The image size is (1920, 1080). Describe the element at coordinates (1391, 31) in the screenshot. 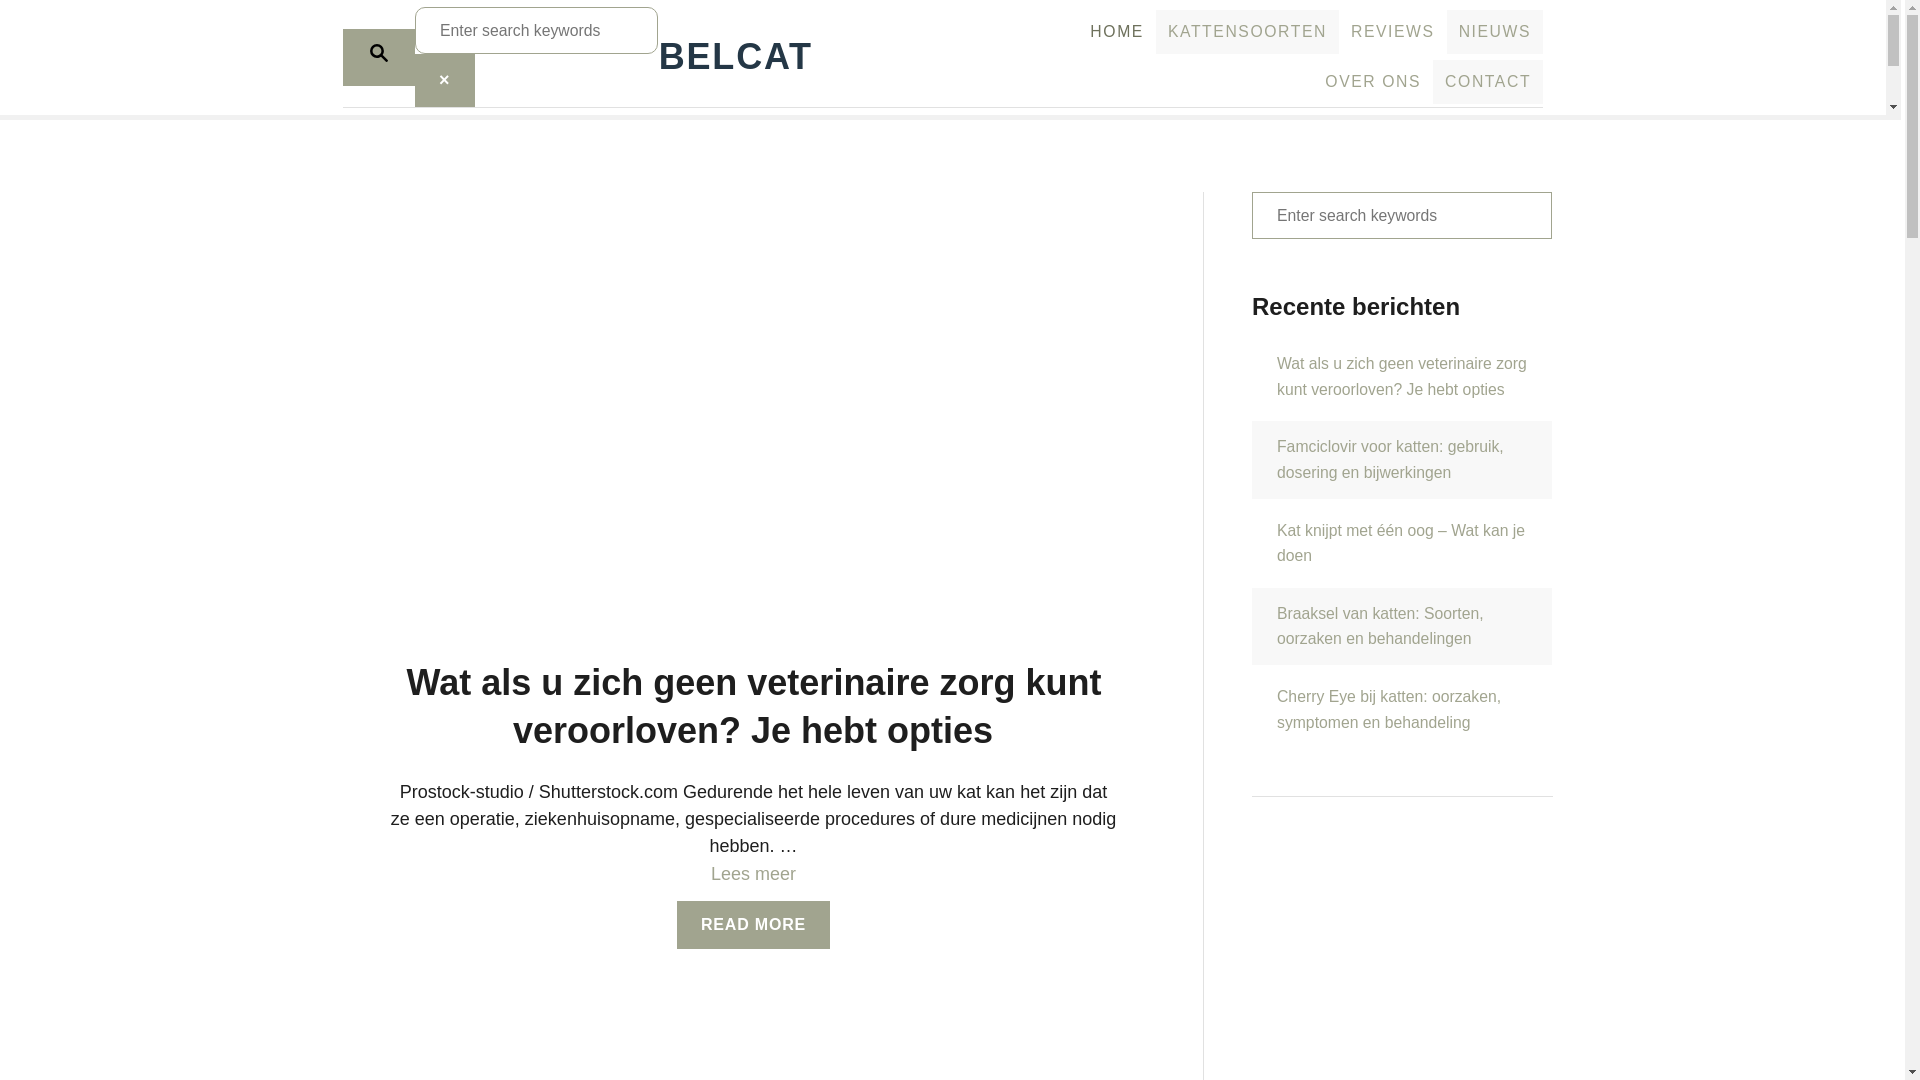

I see `'REVIEWS'` at that location.